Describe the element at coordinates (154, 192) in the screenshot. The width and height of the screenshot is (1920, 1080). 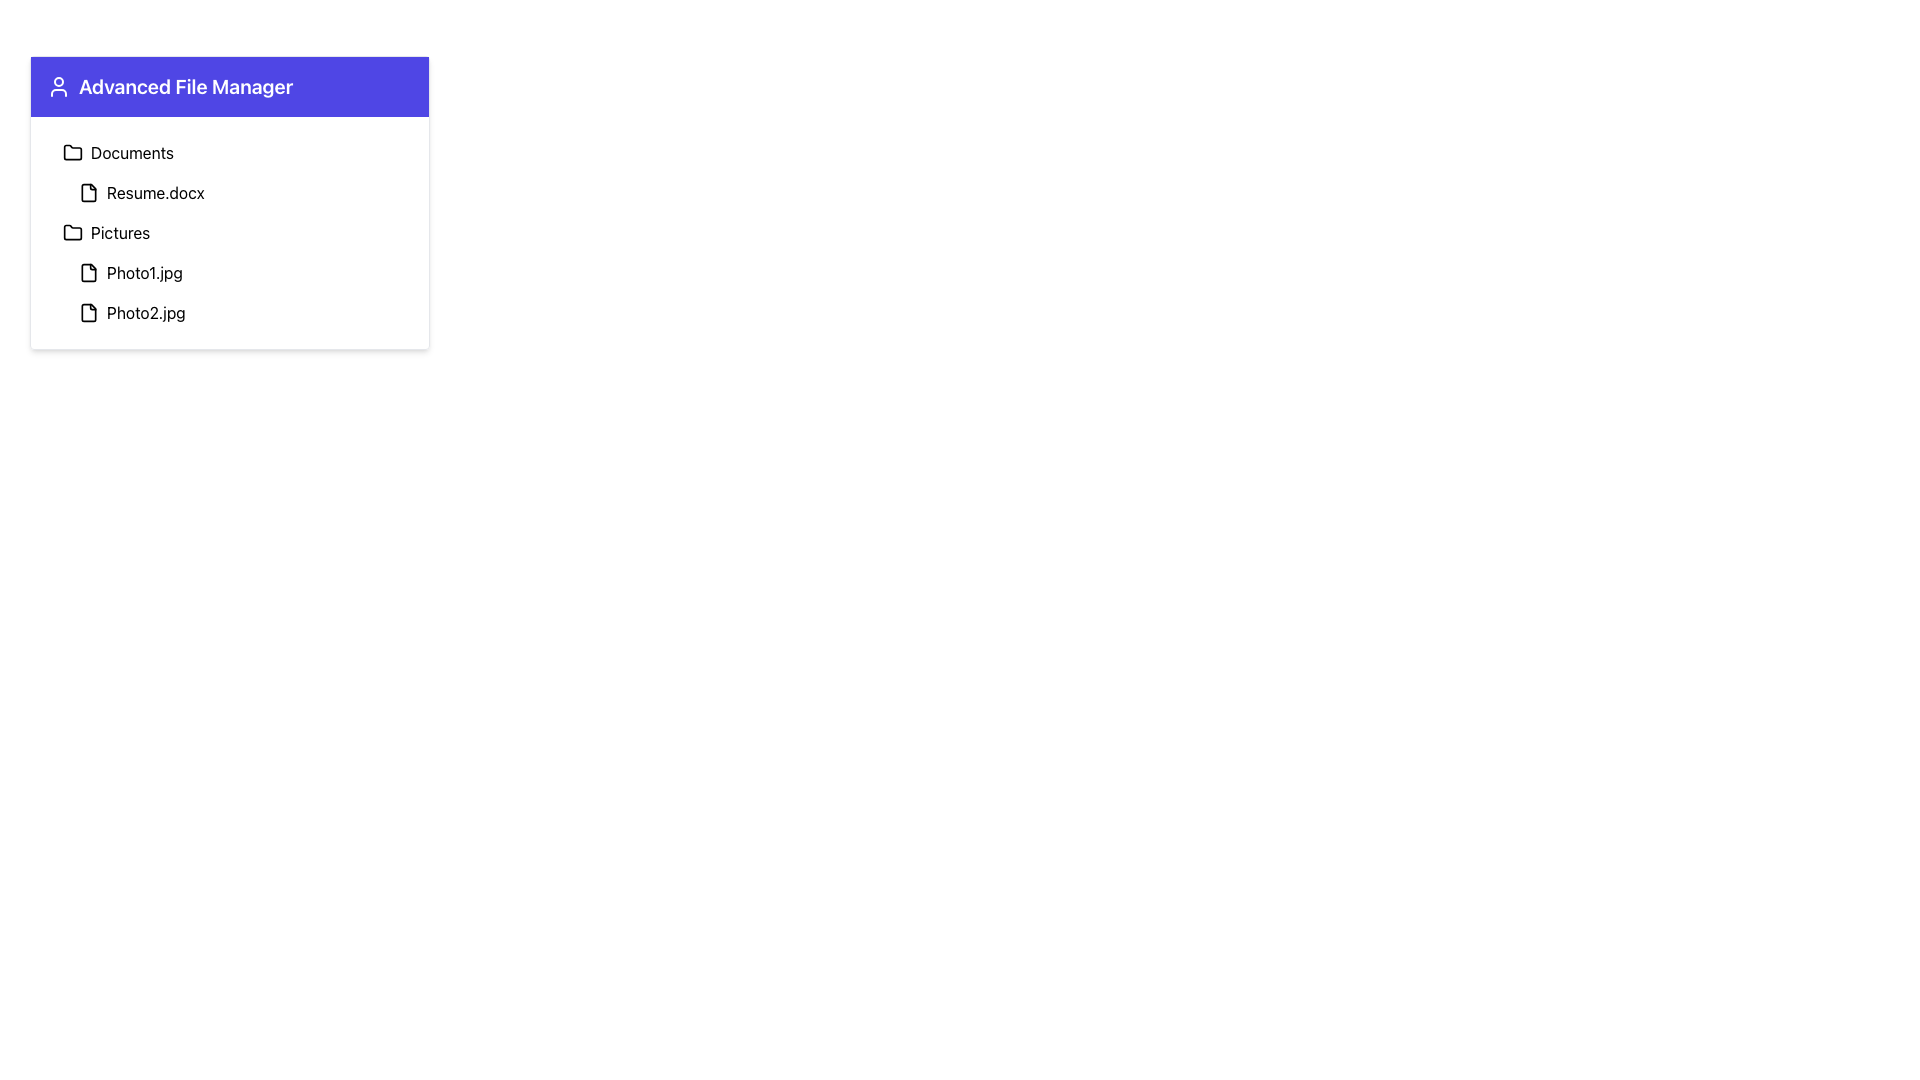
I see `the label of the file entry named 'Resume.docx'` at that location.